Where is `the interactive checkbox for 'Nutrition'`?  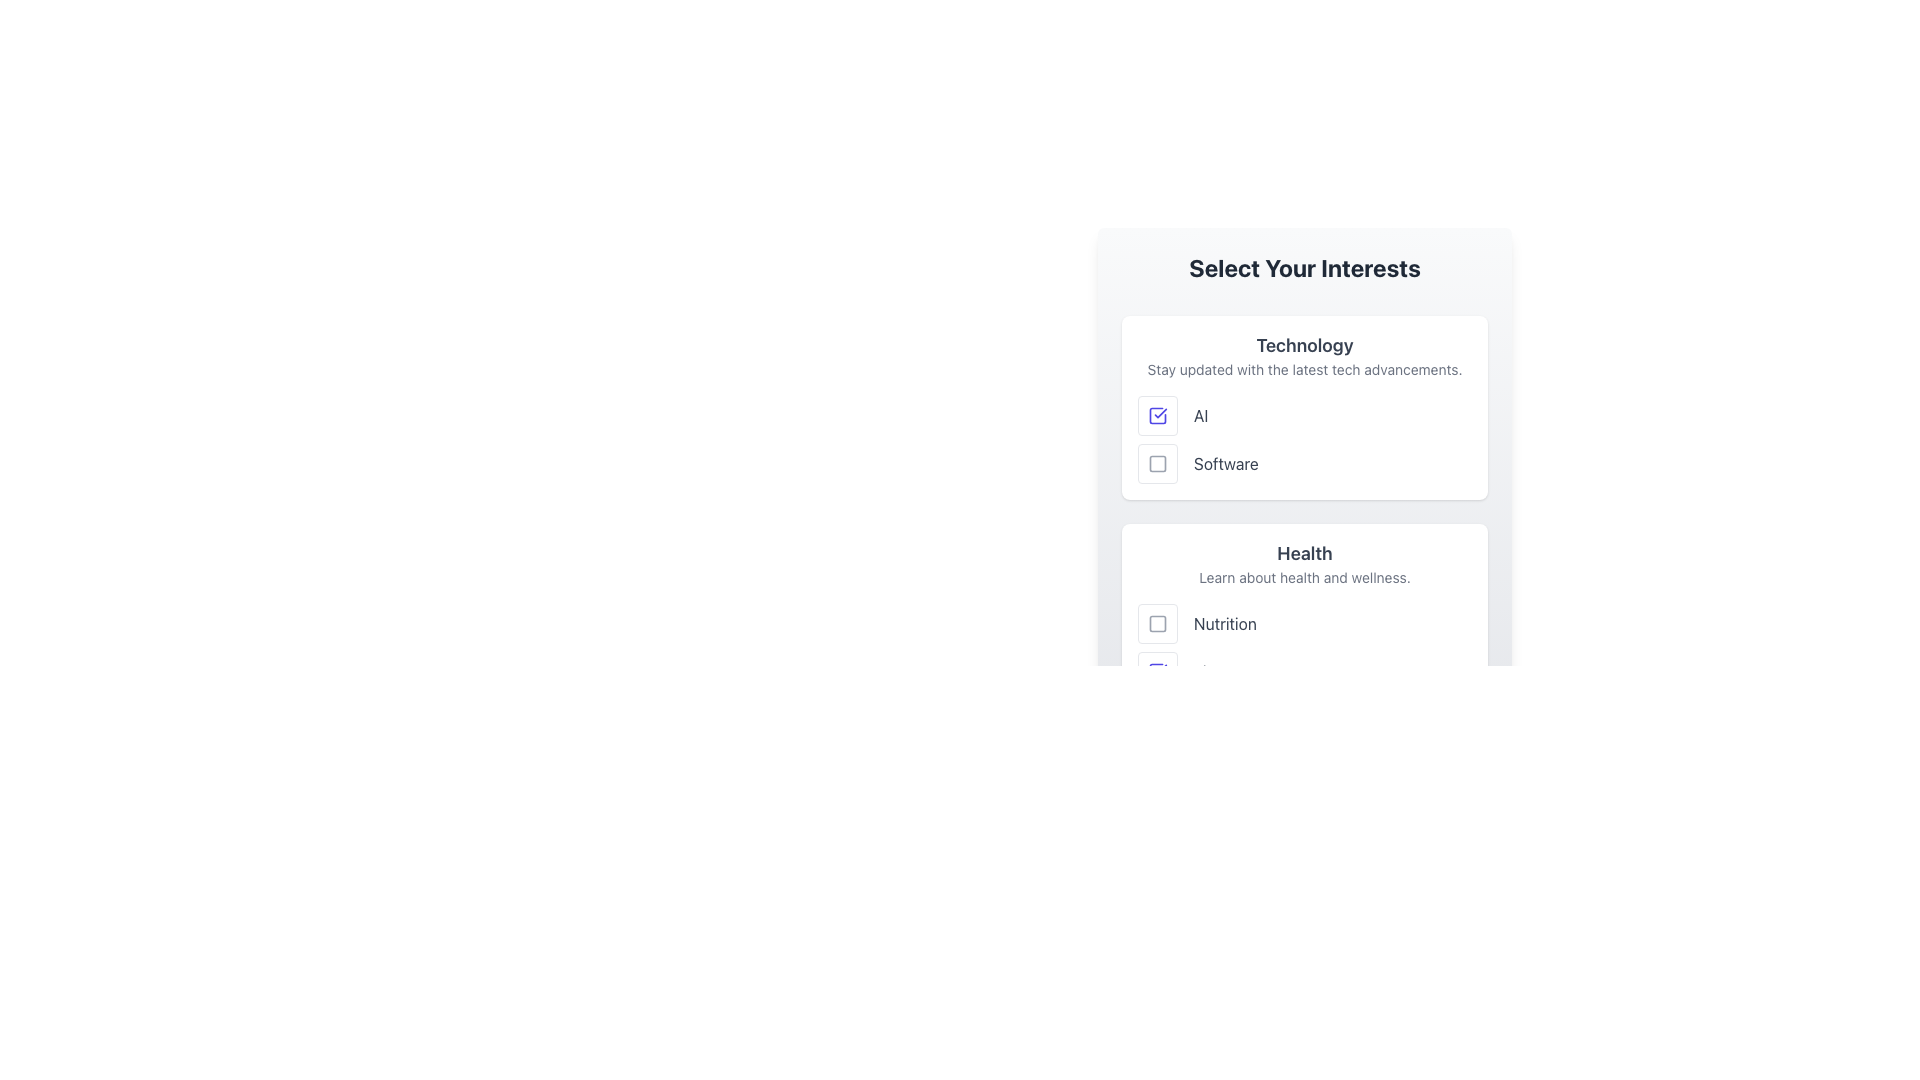
the interactive checkbox for 'Nutrition' is located at coordinates (1157, 623).